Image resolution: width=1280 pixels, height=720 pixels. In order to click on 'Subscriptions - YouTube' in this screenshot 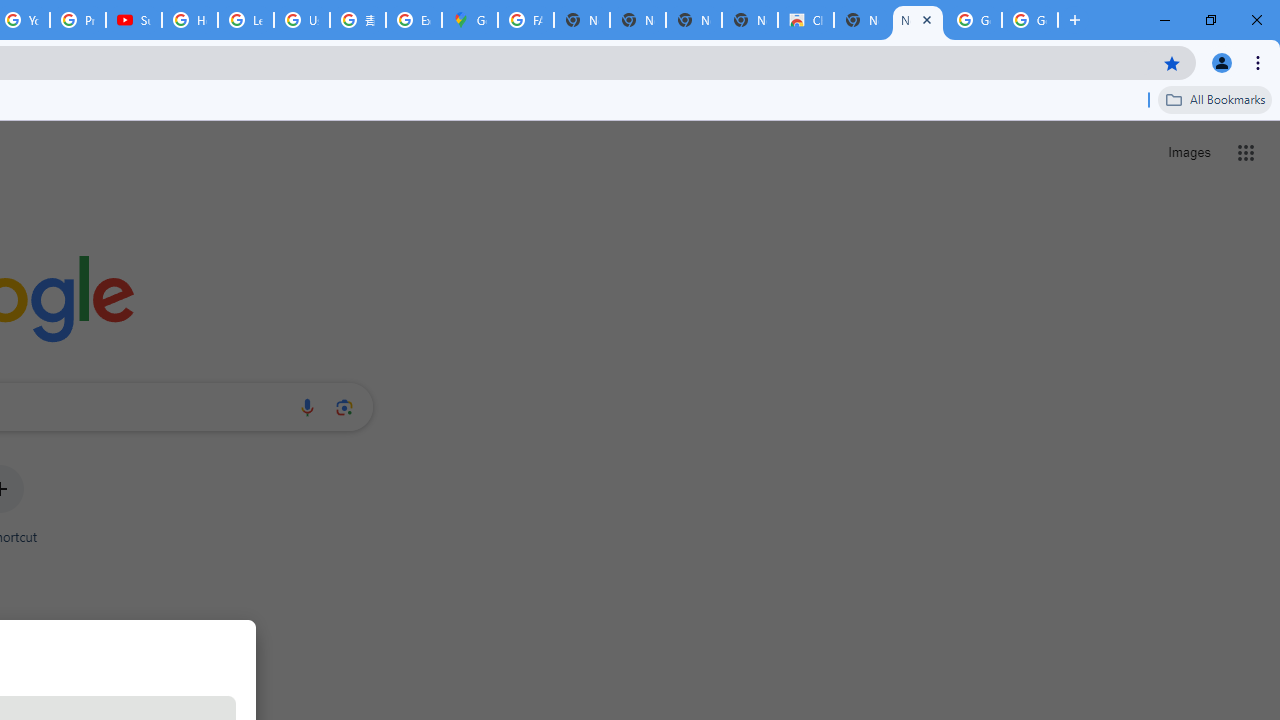, I will do `click(133, 20)`.